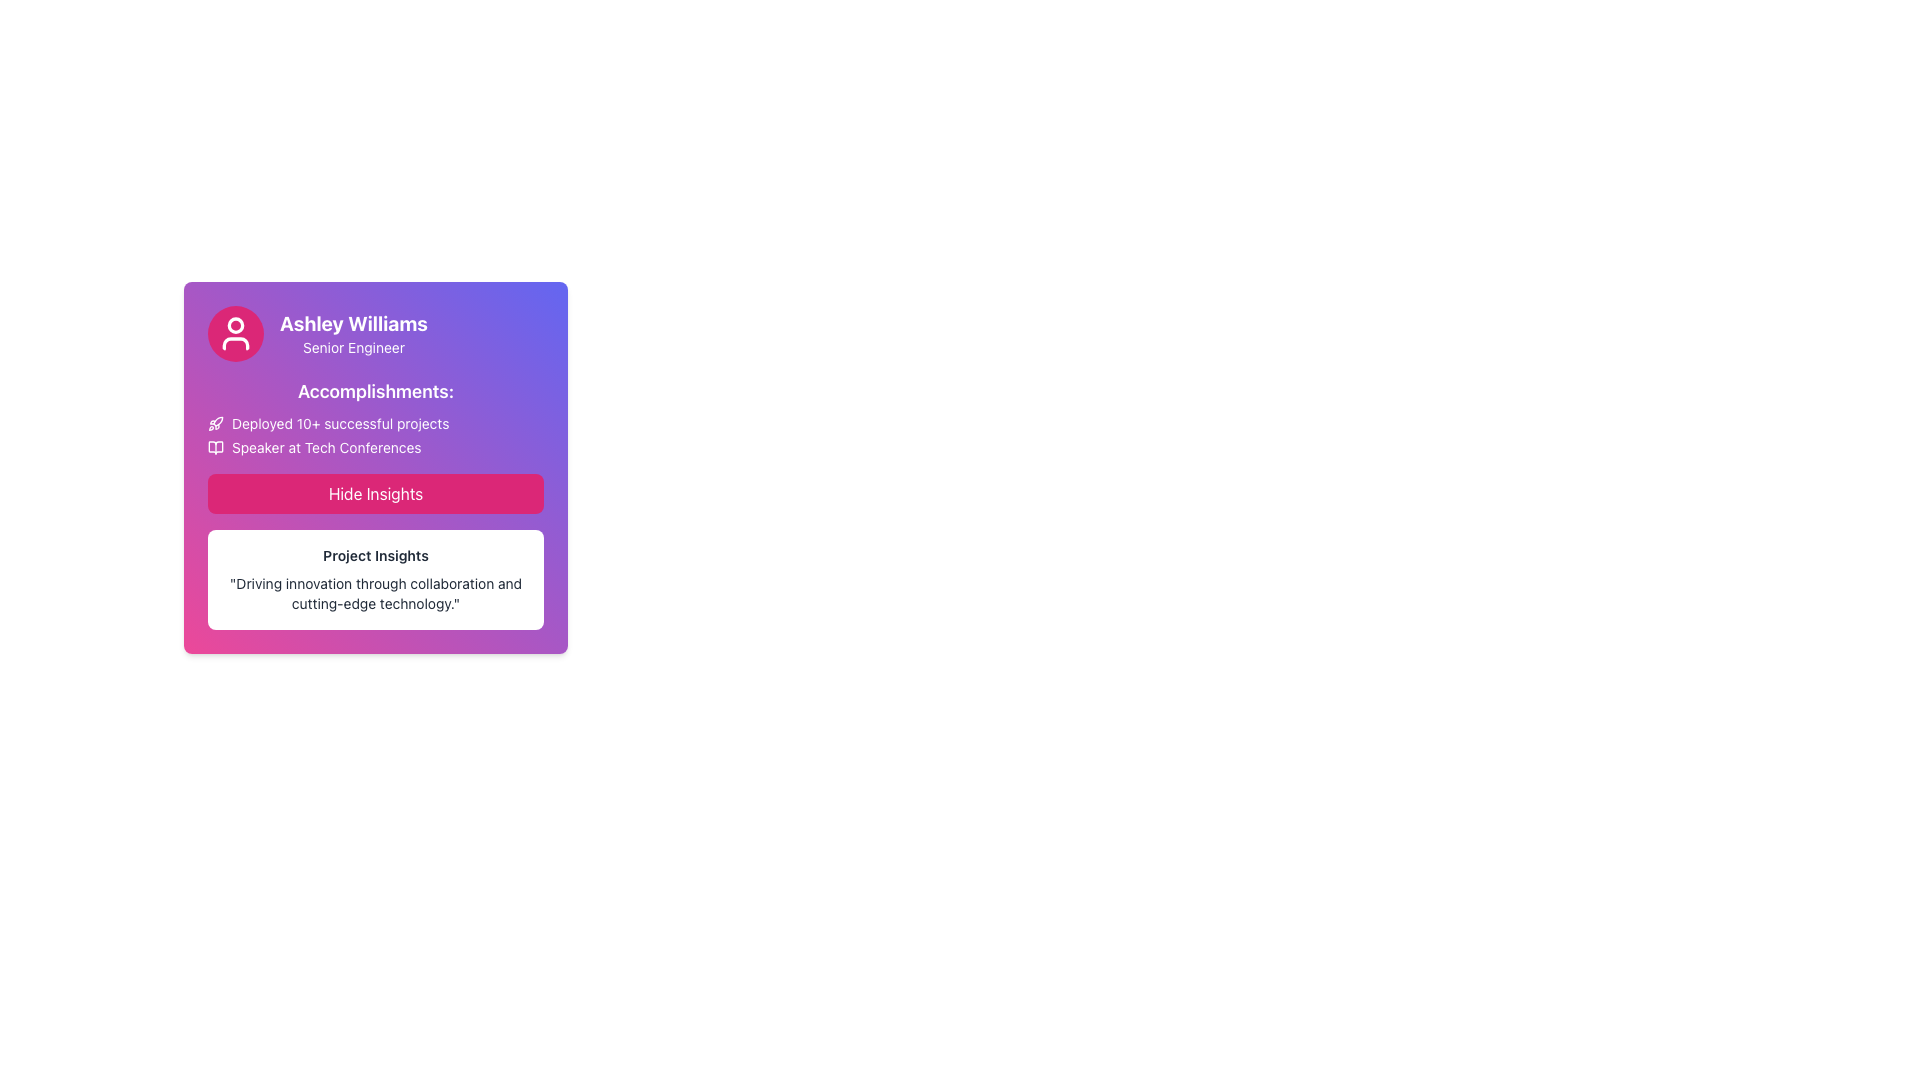 The width and height of the screenshot is (1920, 1080). Describe the element at coordinates (375, 392) in the screenshot. I see `the text label displaying 'Accomplishments:' in bold white text, located at the center of the content card` at that location.